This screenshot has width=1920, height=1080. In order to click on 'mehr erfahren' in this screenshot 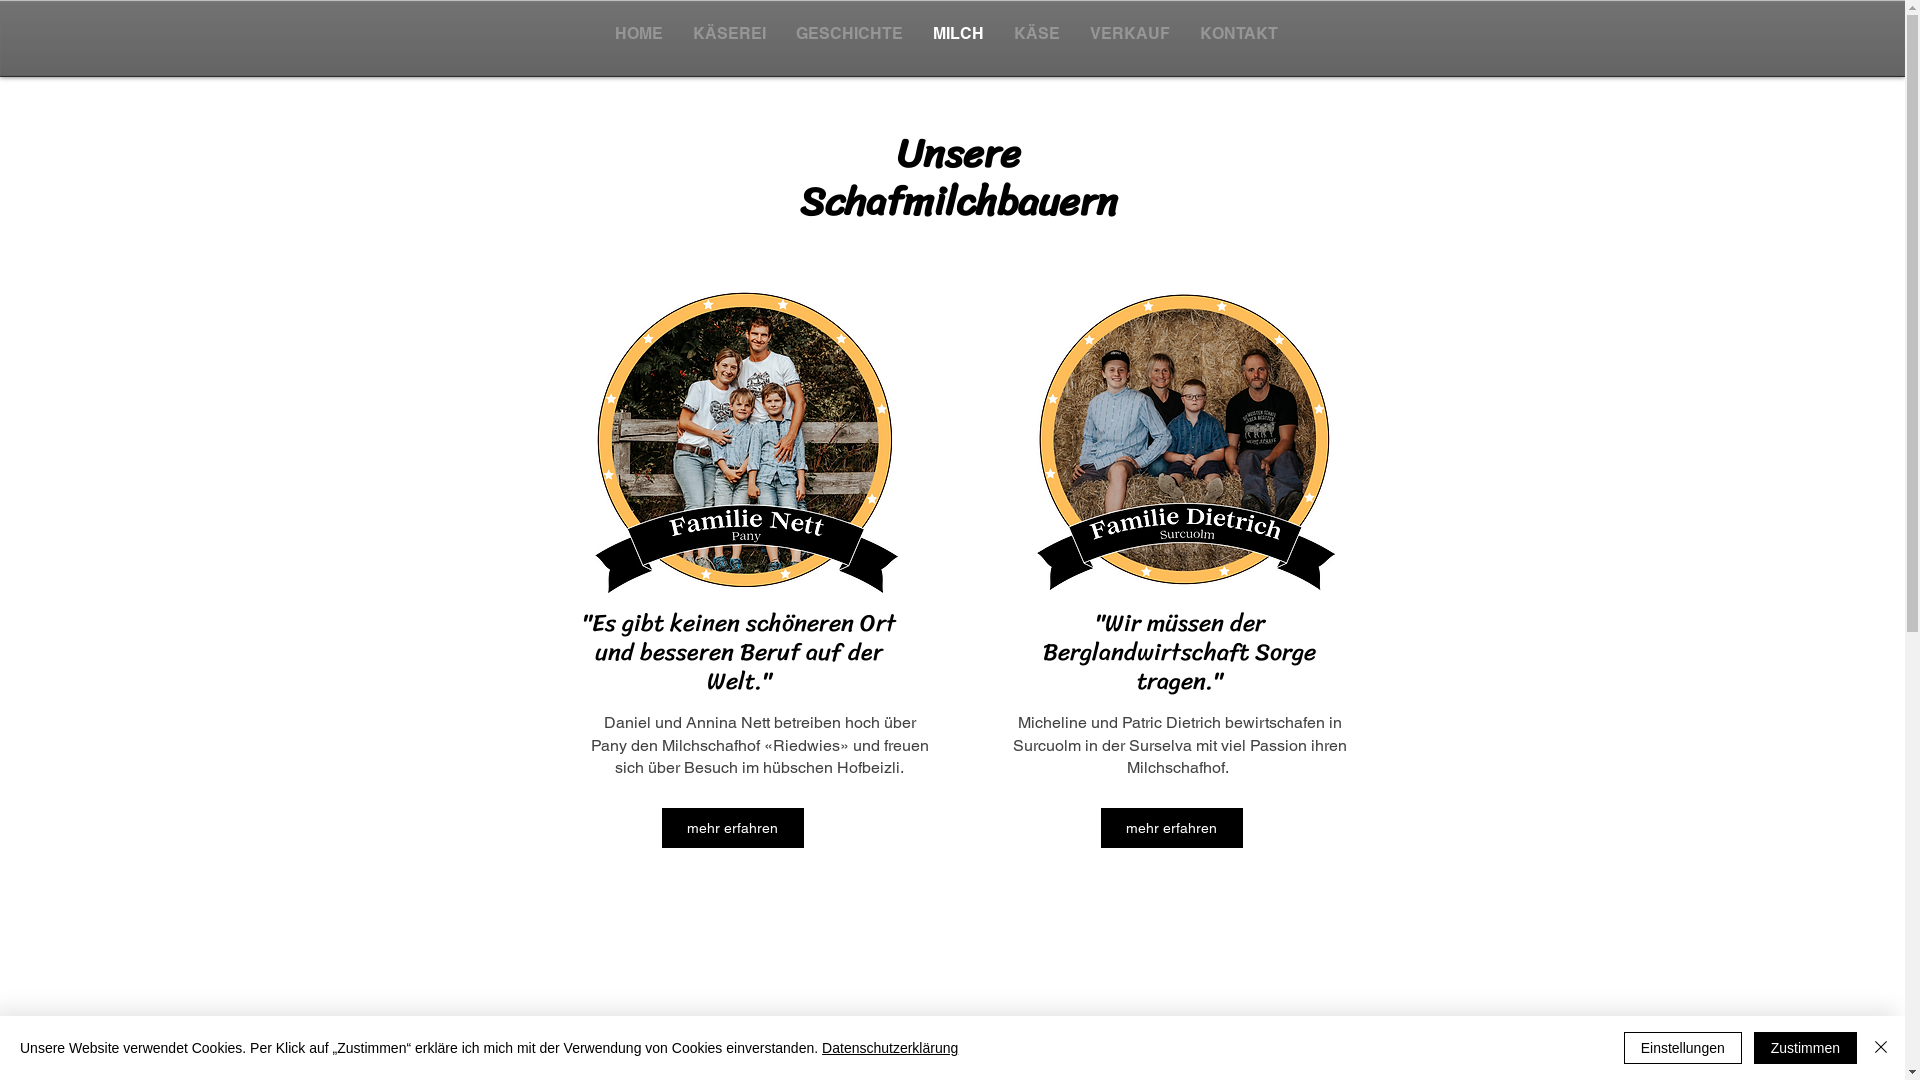, I will do `click(732, 828)`.